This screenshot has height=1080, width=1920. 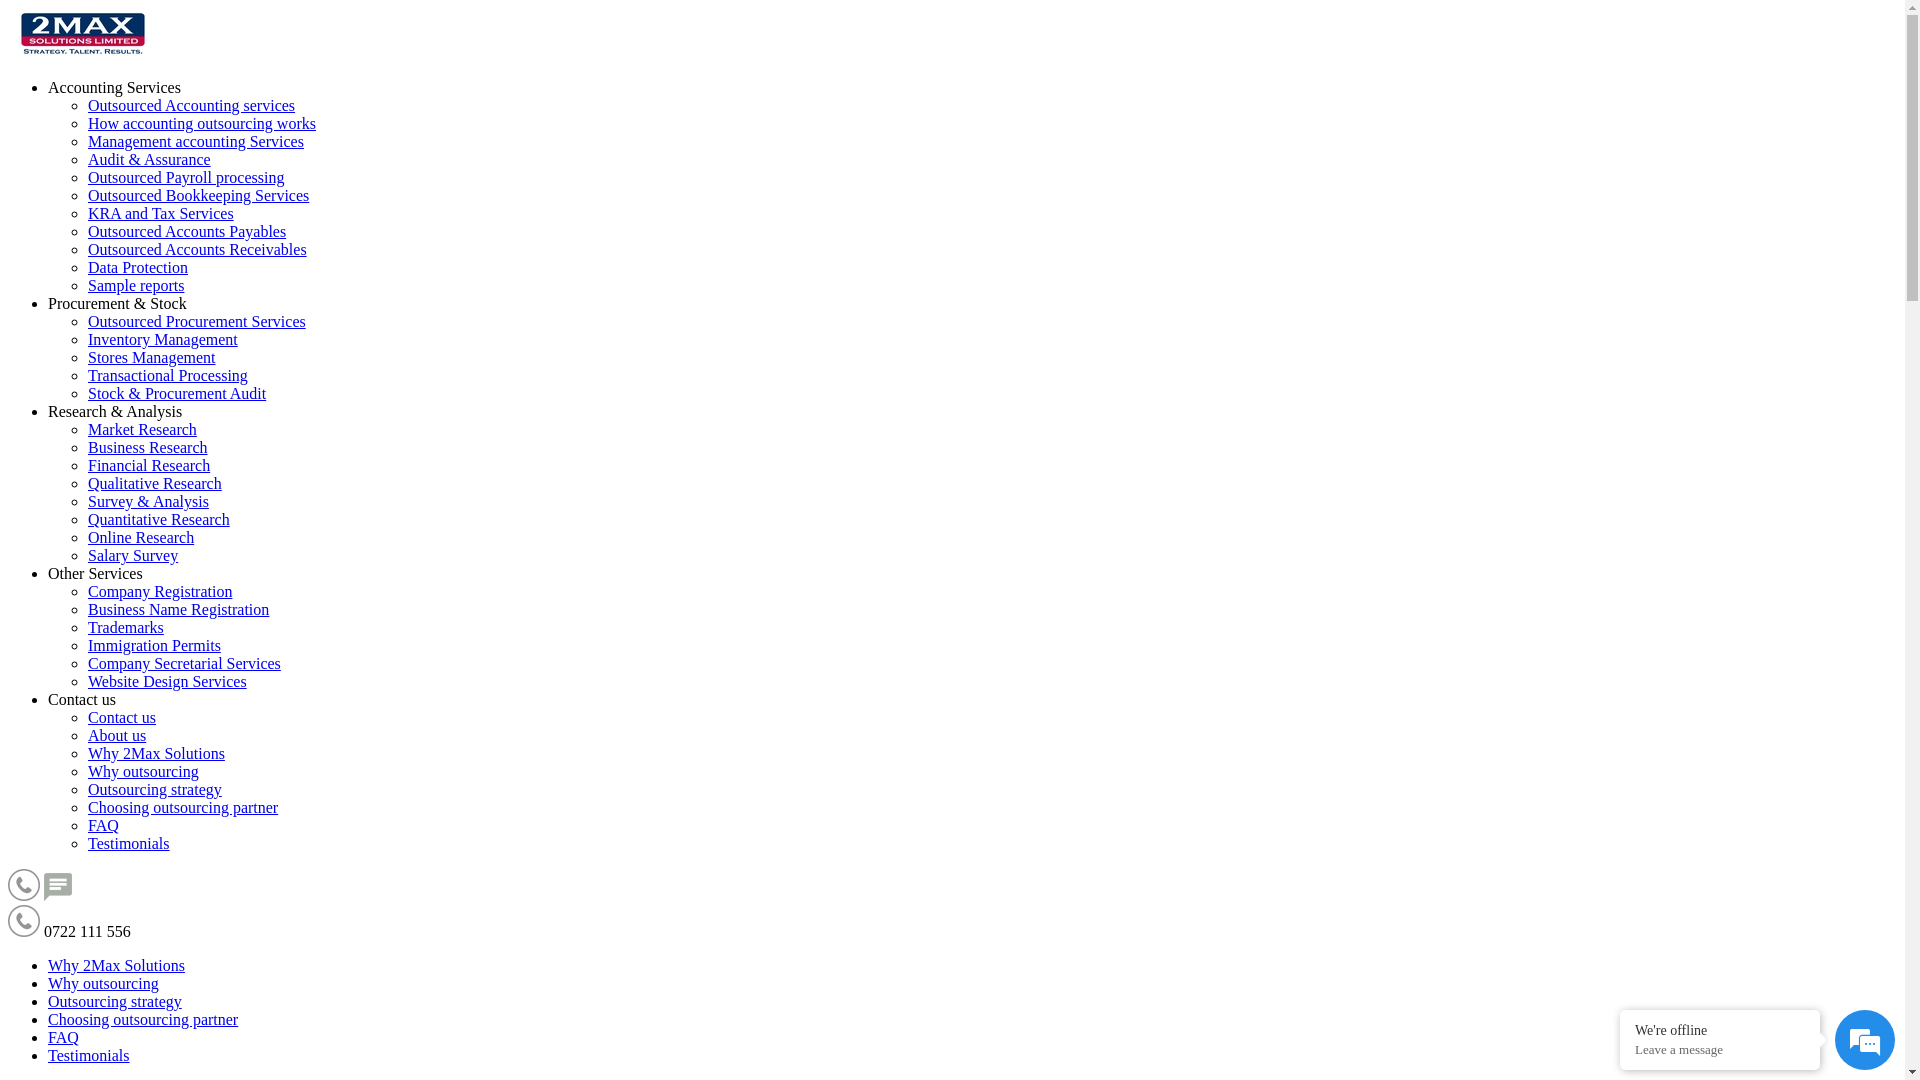 I want to click on 'Outsourced Bookkeeping Services', so click(x=86, y=195).